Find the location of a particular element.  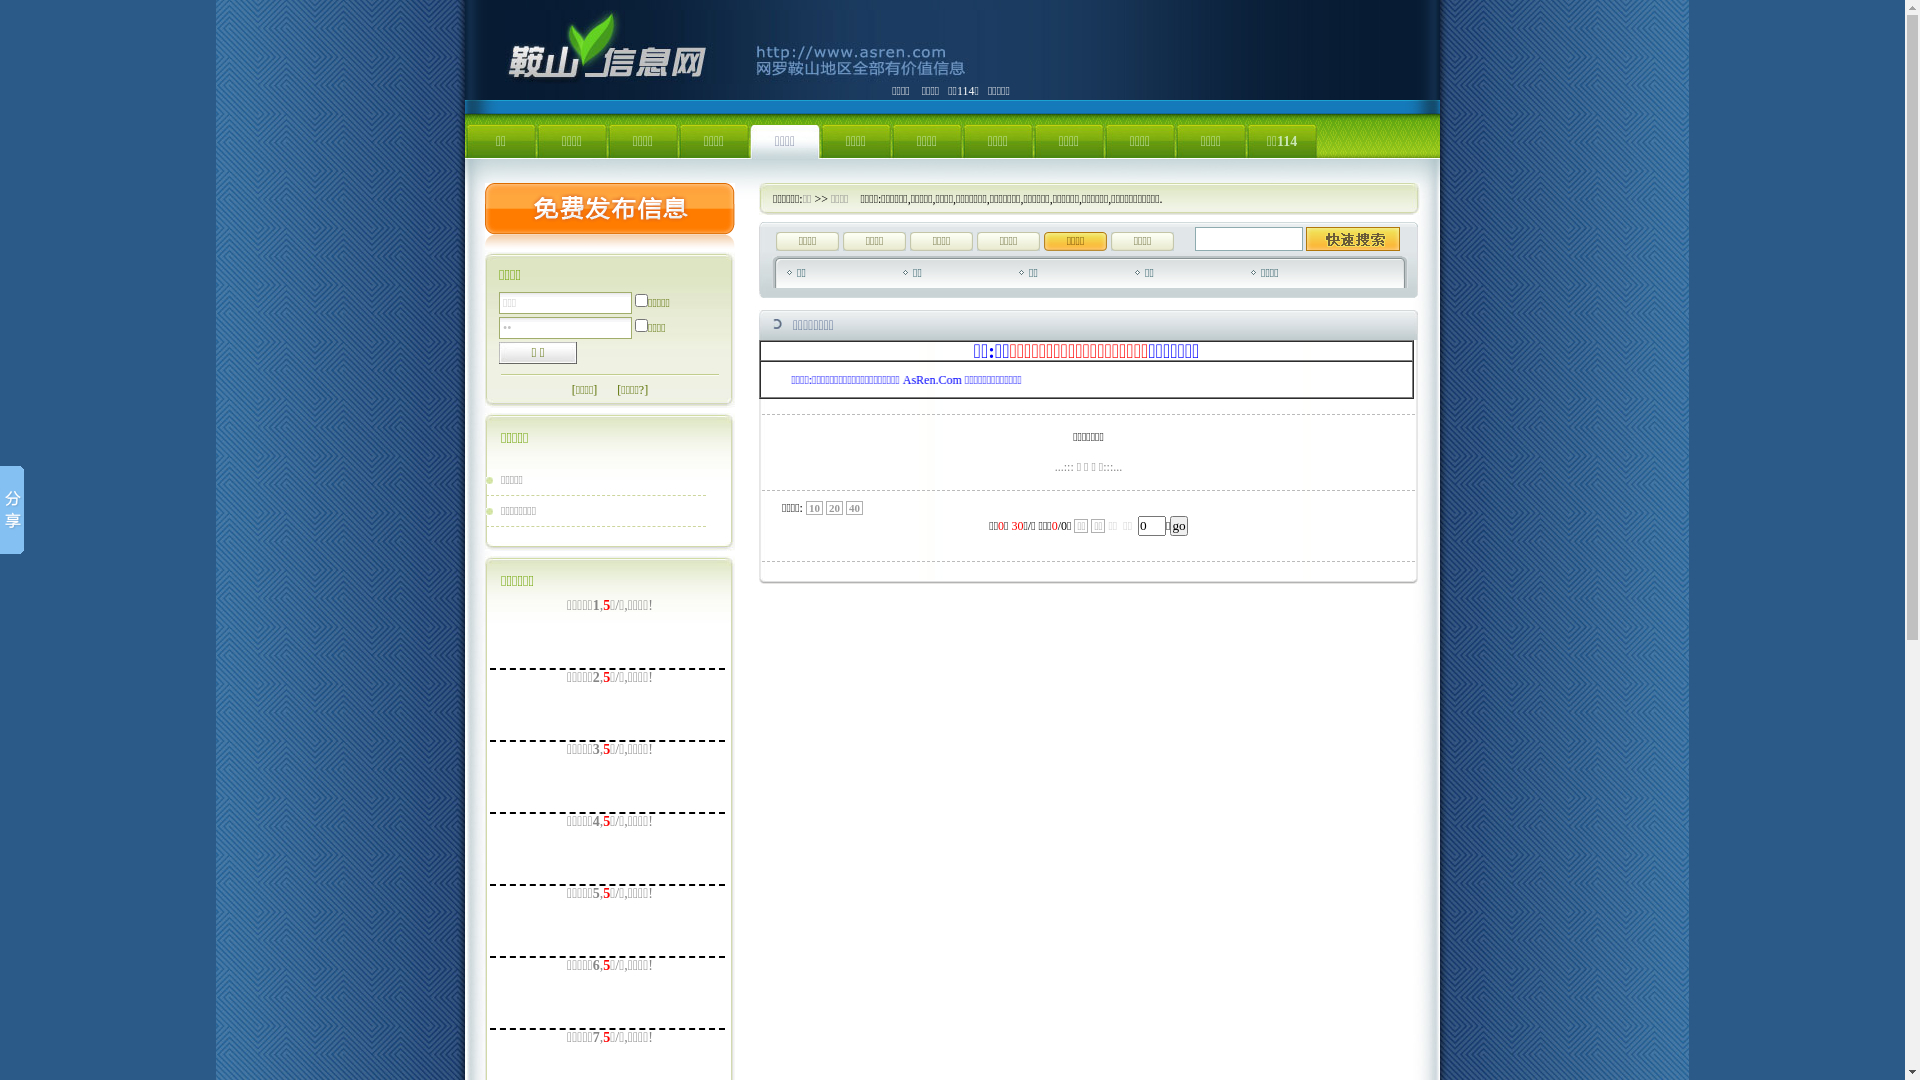

'go' is located at coordinates (1178, 524).